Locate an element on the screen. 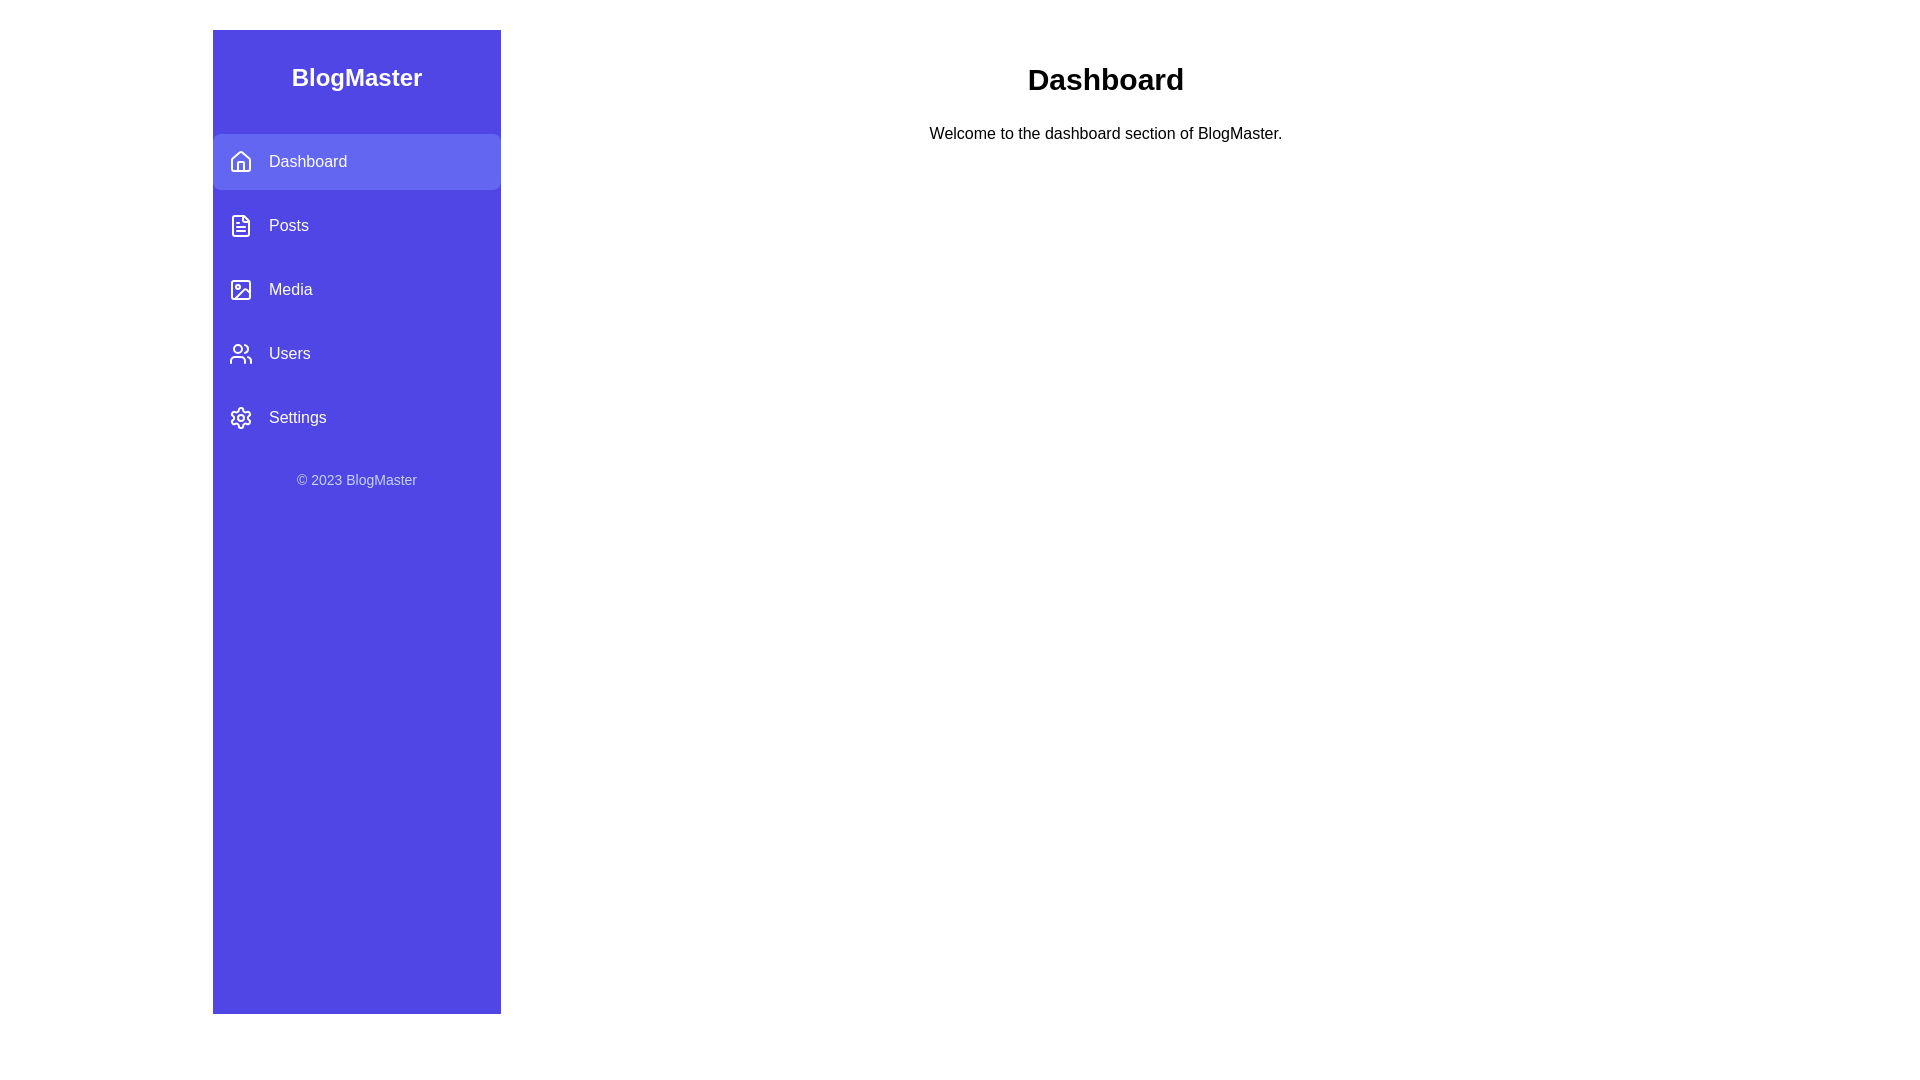 Image resolution: width=1920 pixels, height=1080 pixels. the 'Settings' cogwheel icon located at the bottom of the vertical navigation menu is located at coordinates (240, 416).